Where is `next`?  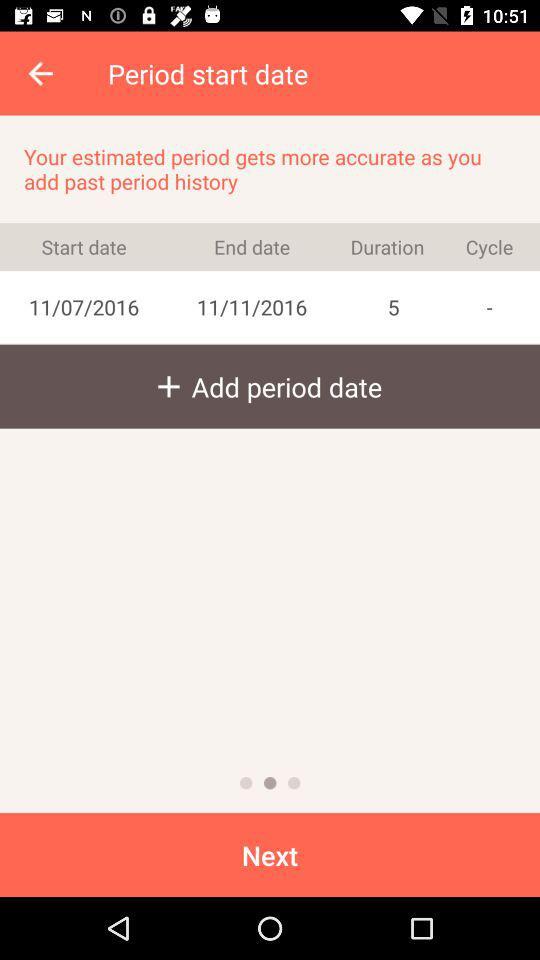
next is located at coordinates (293, 783).